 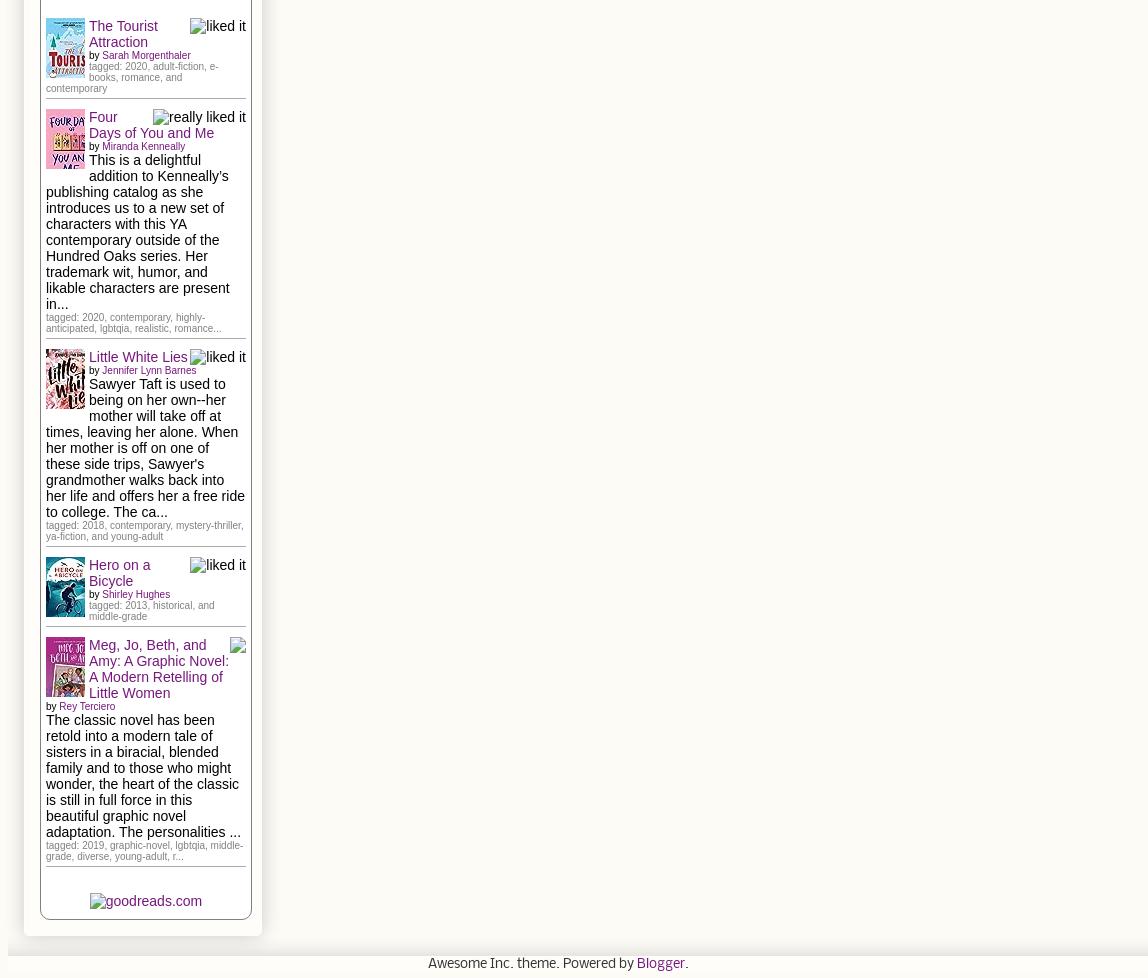 What do you see at coordinates (119, 572) in the screenshot?
I see `'Hero on a Bicycle'` at bounding box center [119, 572].